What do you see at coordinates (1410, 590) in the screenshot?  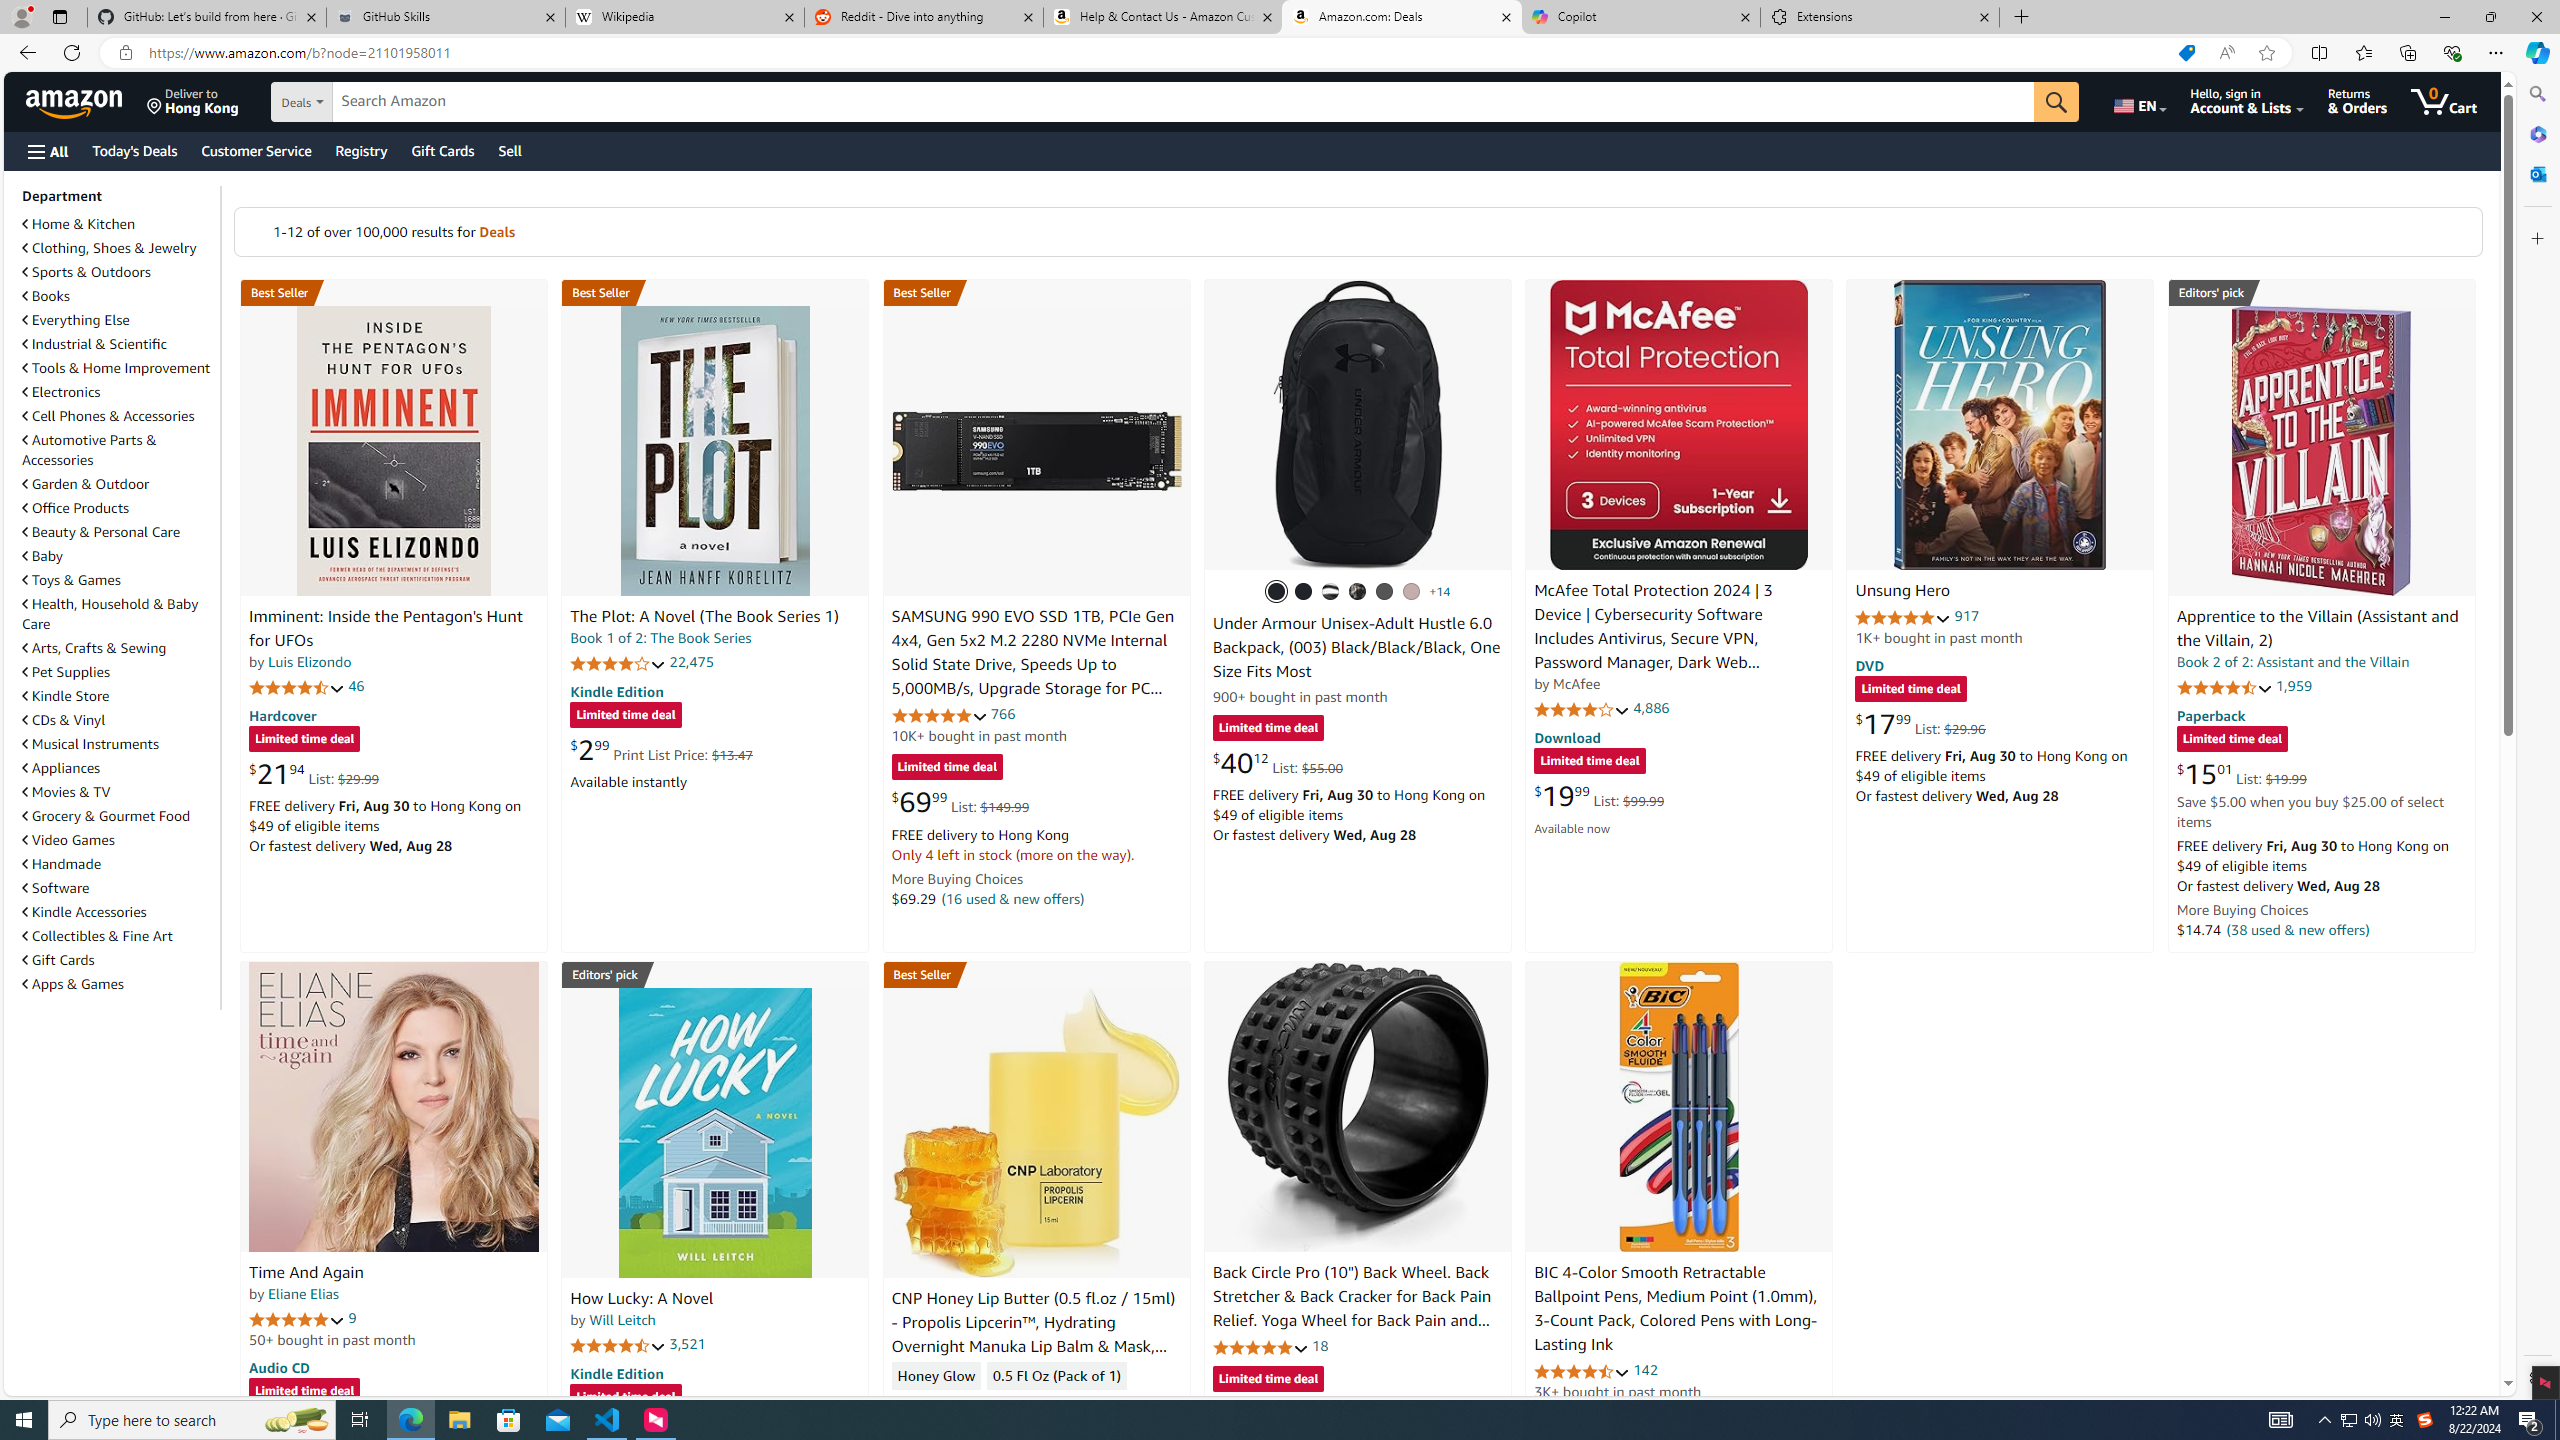 I see `'(015) Tetra Gray / Tetra Gray / Gray Matter'` at bounding box center [1410, 590].